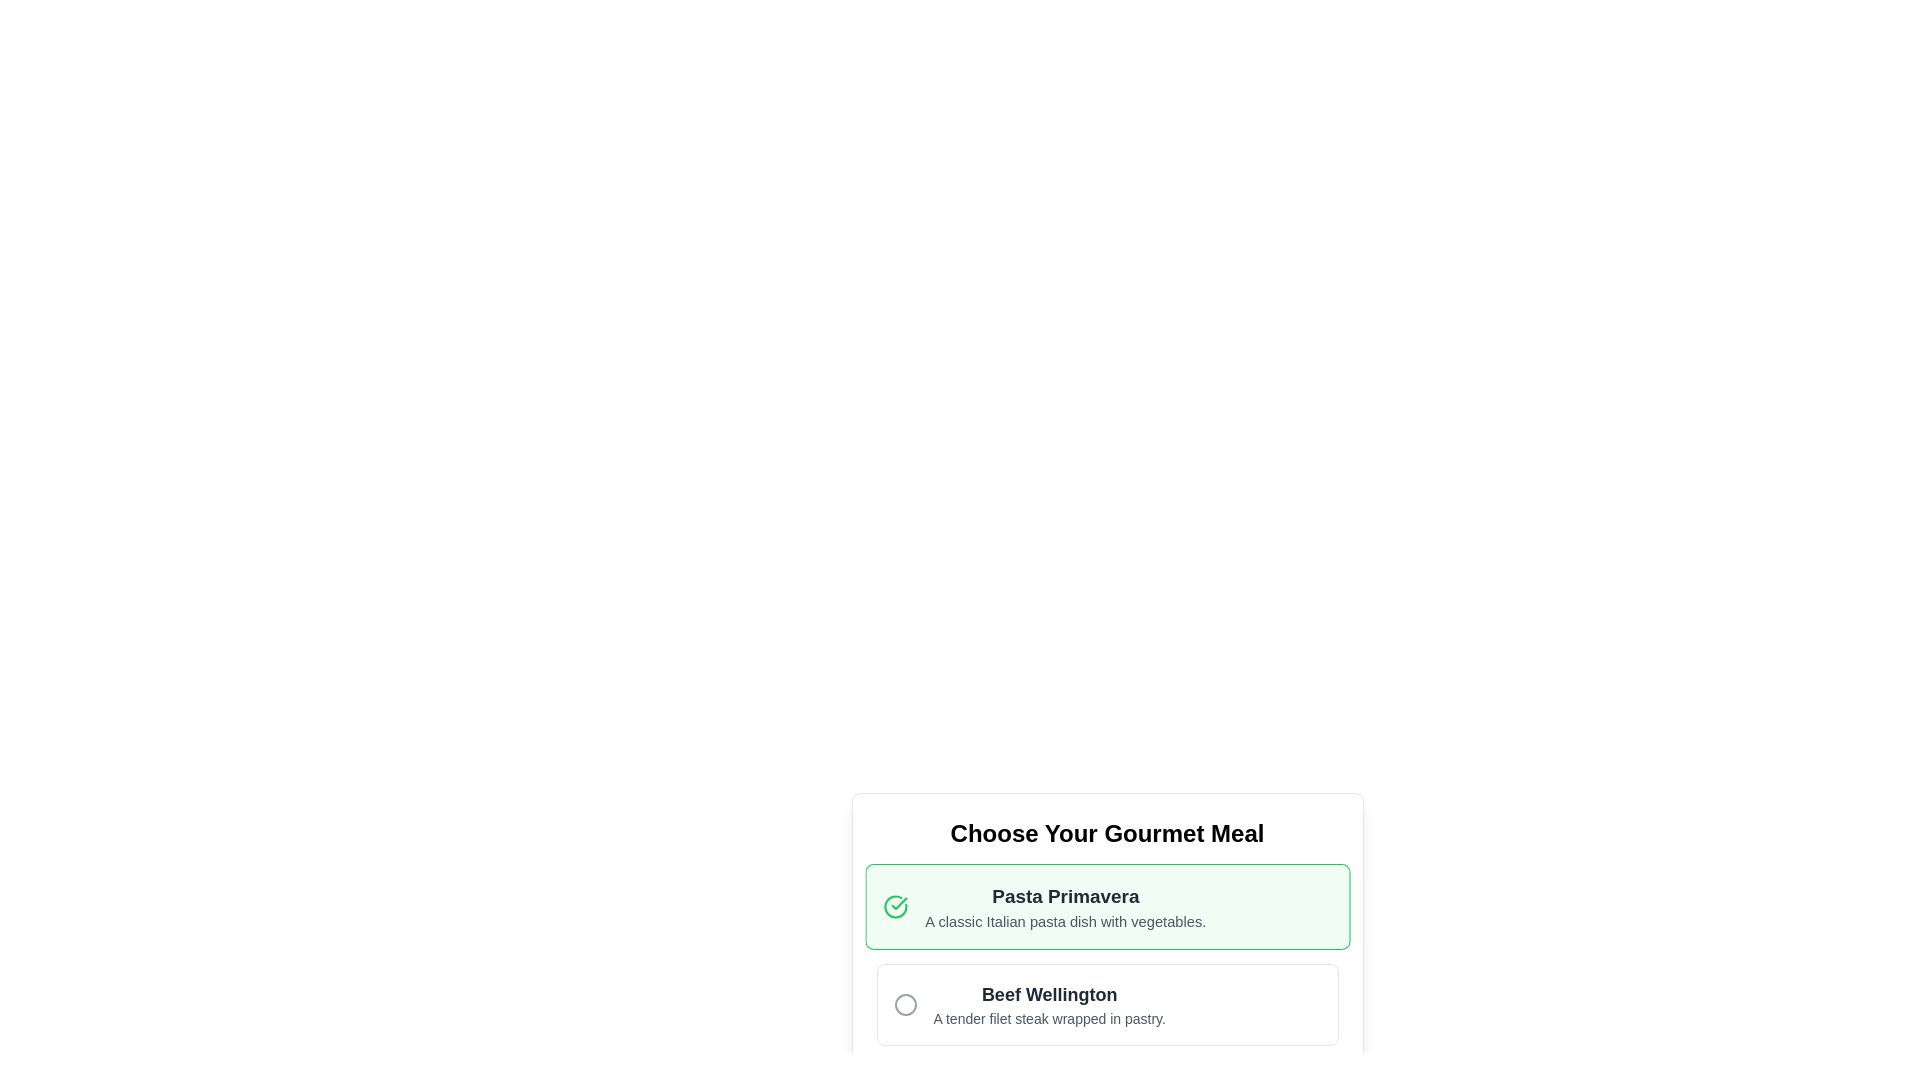  Describe the element at coordinates (1064, 921) in the screenshot. I see `the static text element displaying 'A classic Italian pasta dish with vegetables.' which is located beneath the header 'Pasta Primavera'` at that location.